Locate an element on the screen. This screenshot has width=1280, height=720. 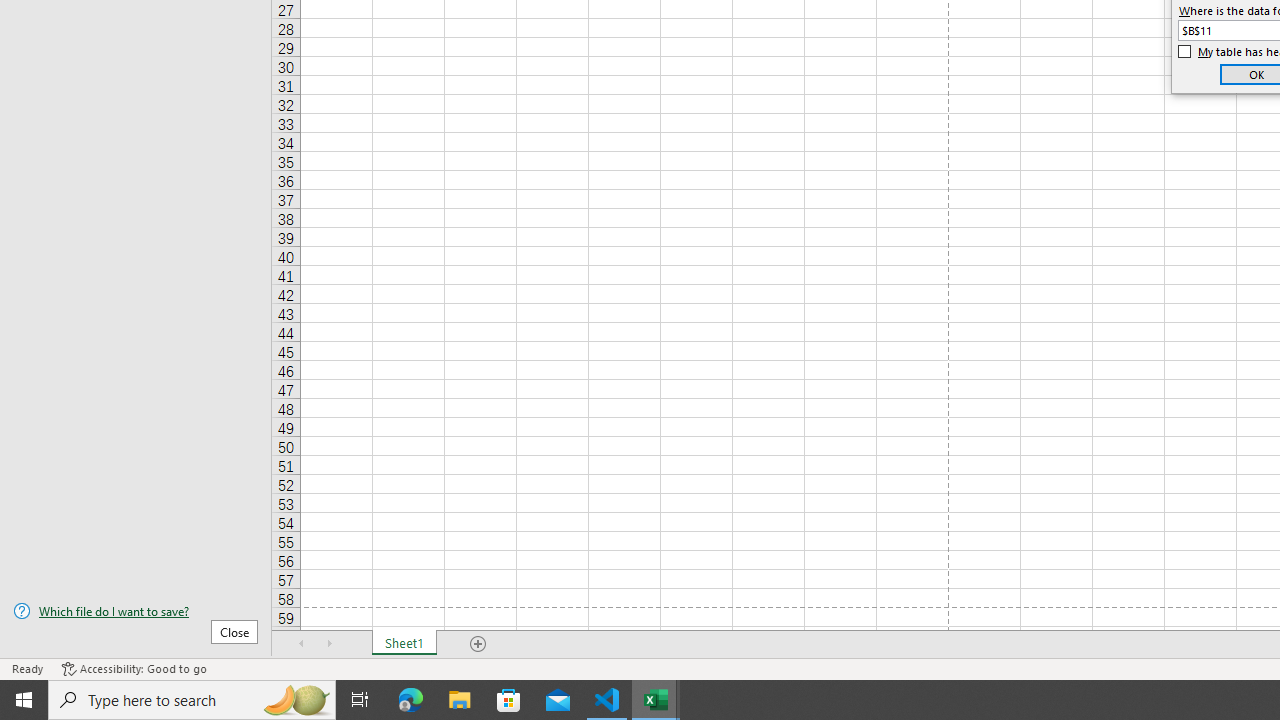
'Close' is located at coordinates (234, 631).